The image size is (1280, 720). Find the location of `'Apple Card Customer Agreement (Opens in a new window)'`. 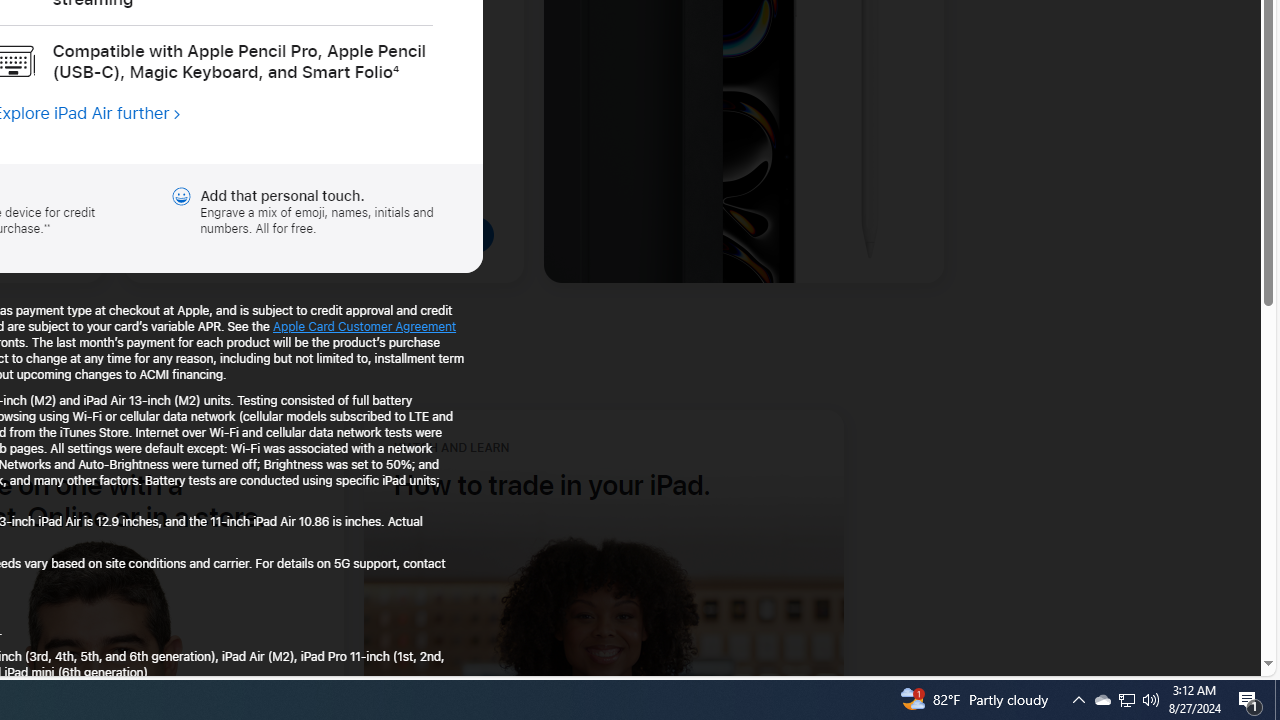

'Apple Card Customer Agreement (Opens in a new window)' is located at coordinates (364, 325).